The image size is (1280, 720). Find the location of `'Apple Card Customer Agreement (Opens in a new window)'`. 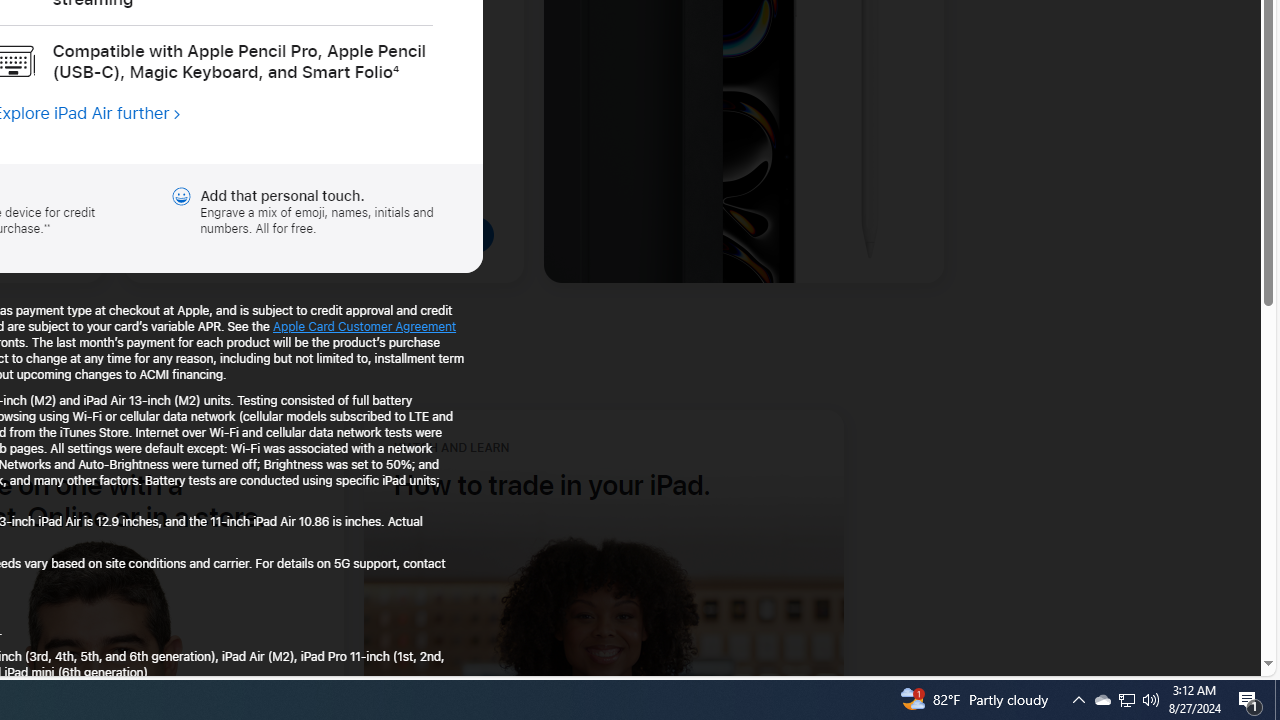

'Apple Card Customer Agreement (Opens in a new window)' is located at coordinates (364, 325).